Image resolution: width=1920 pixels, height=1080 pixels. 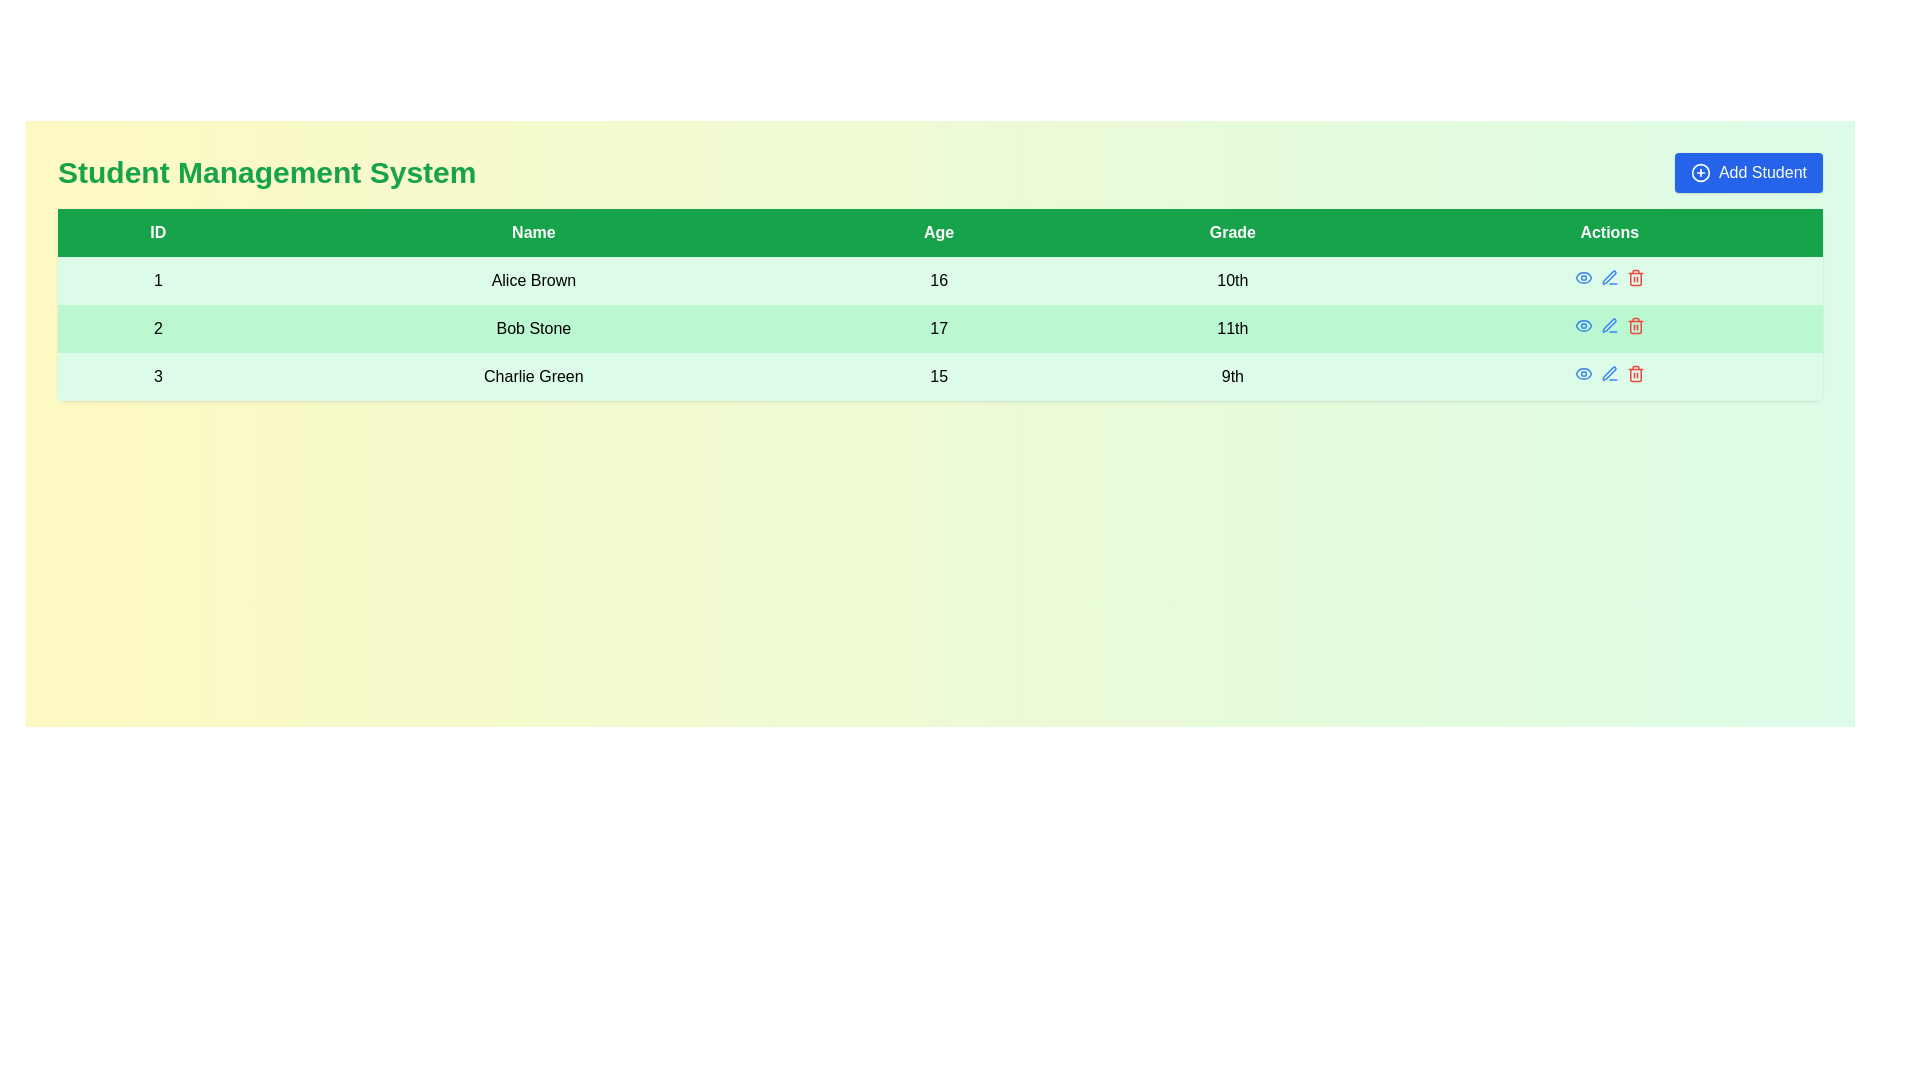 What do you see at coordinates (533, 281) in the screenshot?
I see `information displayed in the Text label showing 'Alice Brown' located in the second column of the first row of the table under the 'Name' column` at bounding box center [533, 281].